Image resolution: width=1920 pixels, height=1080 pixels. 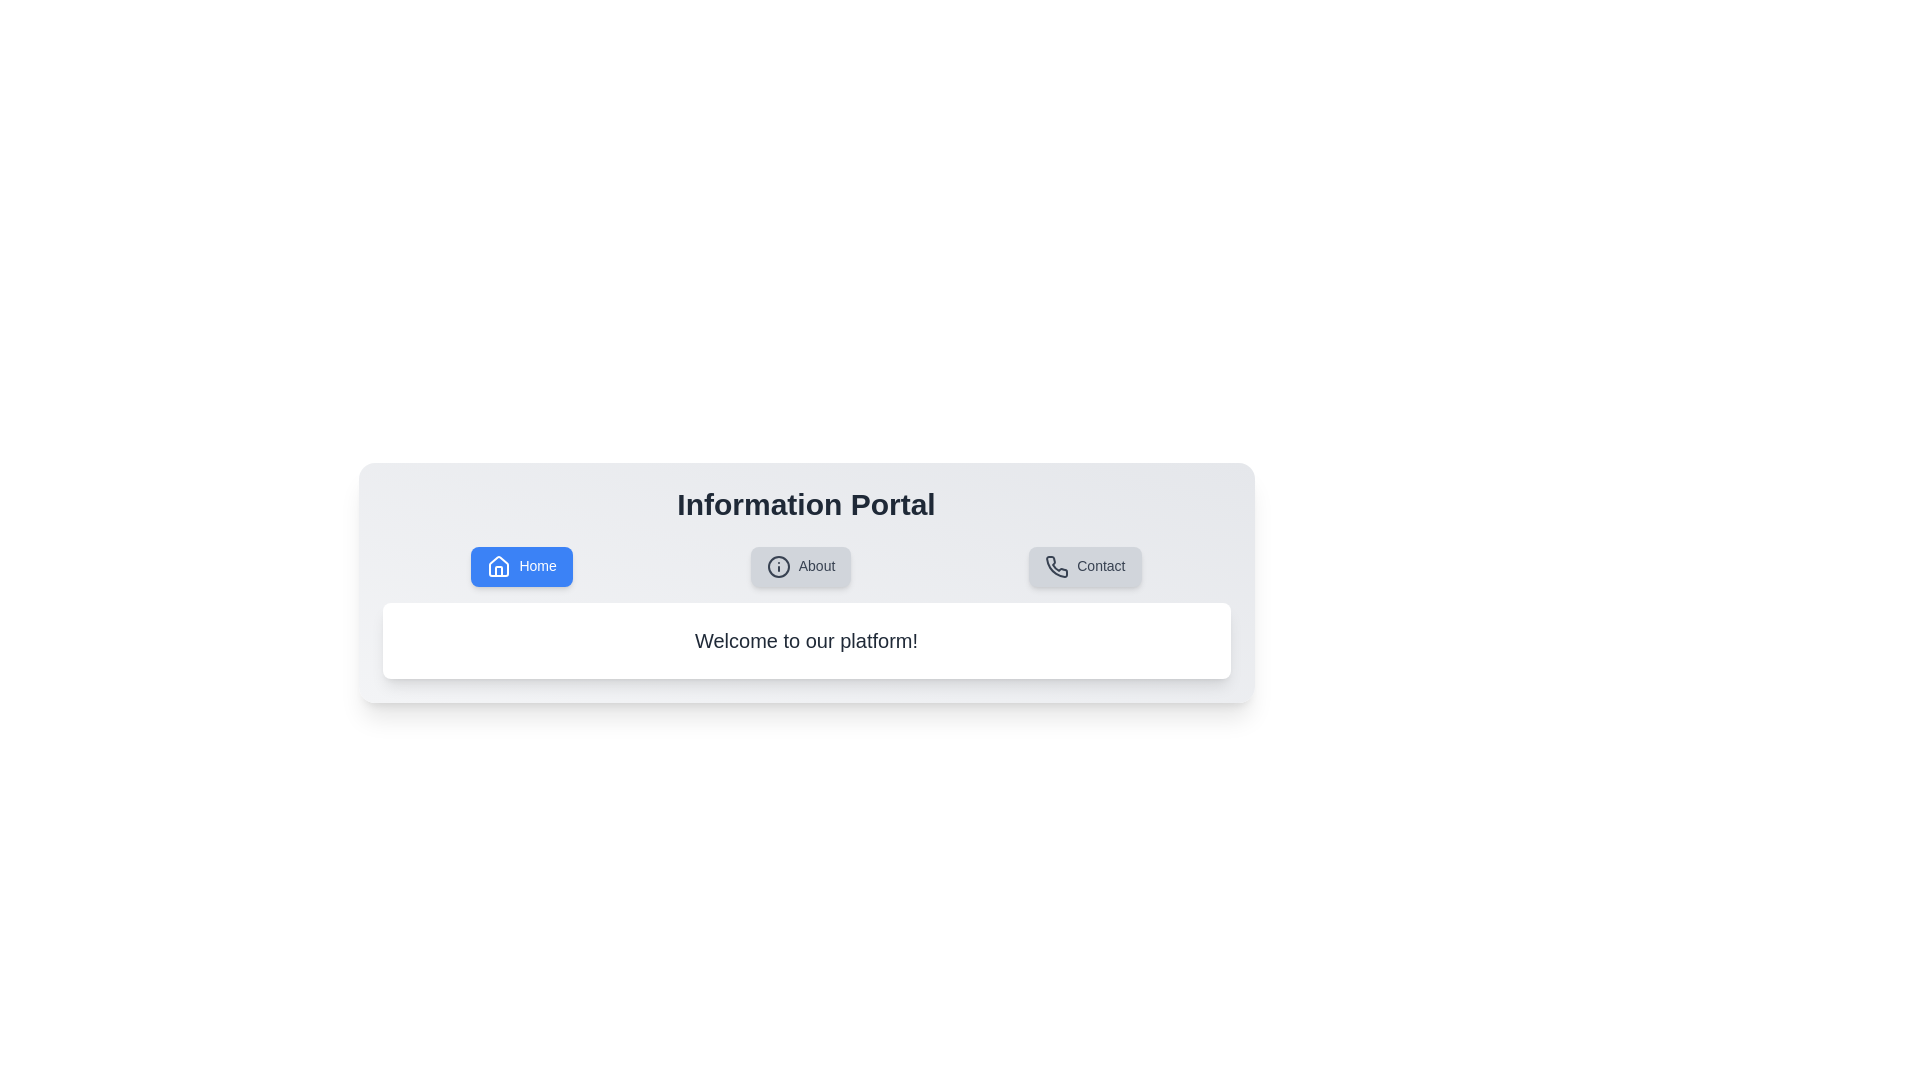 What do you see at coordinates (1056, 567) in the screenshot?
I see `the phone handset icon located inside the 'Contact' button, which is the third button in a row below the 'Information Portal' title` at bounding box center [1056, 567].